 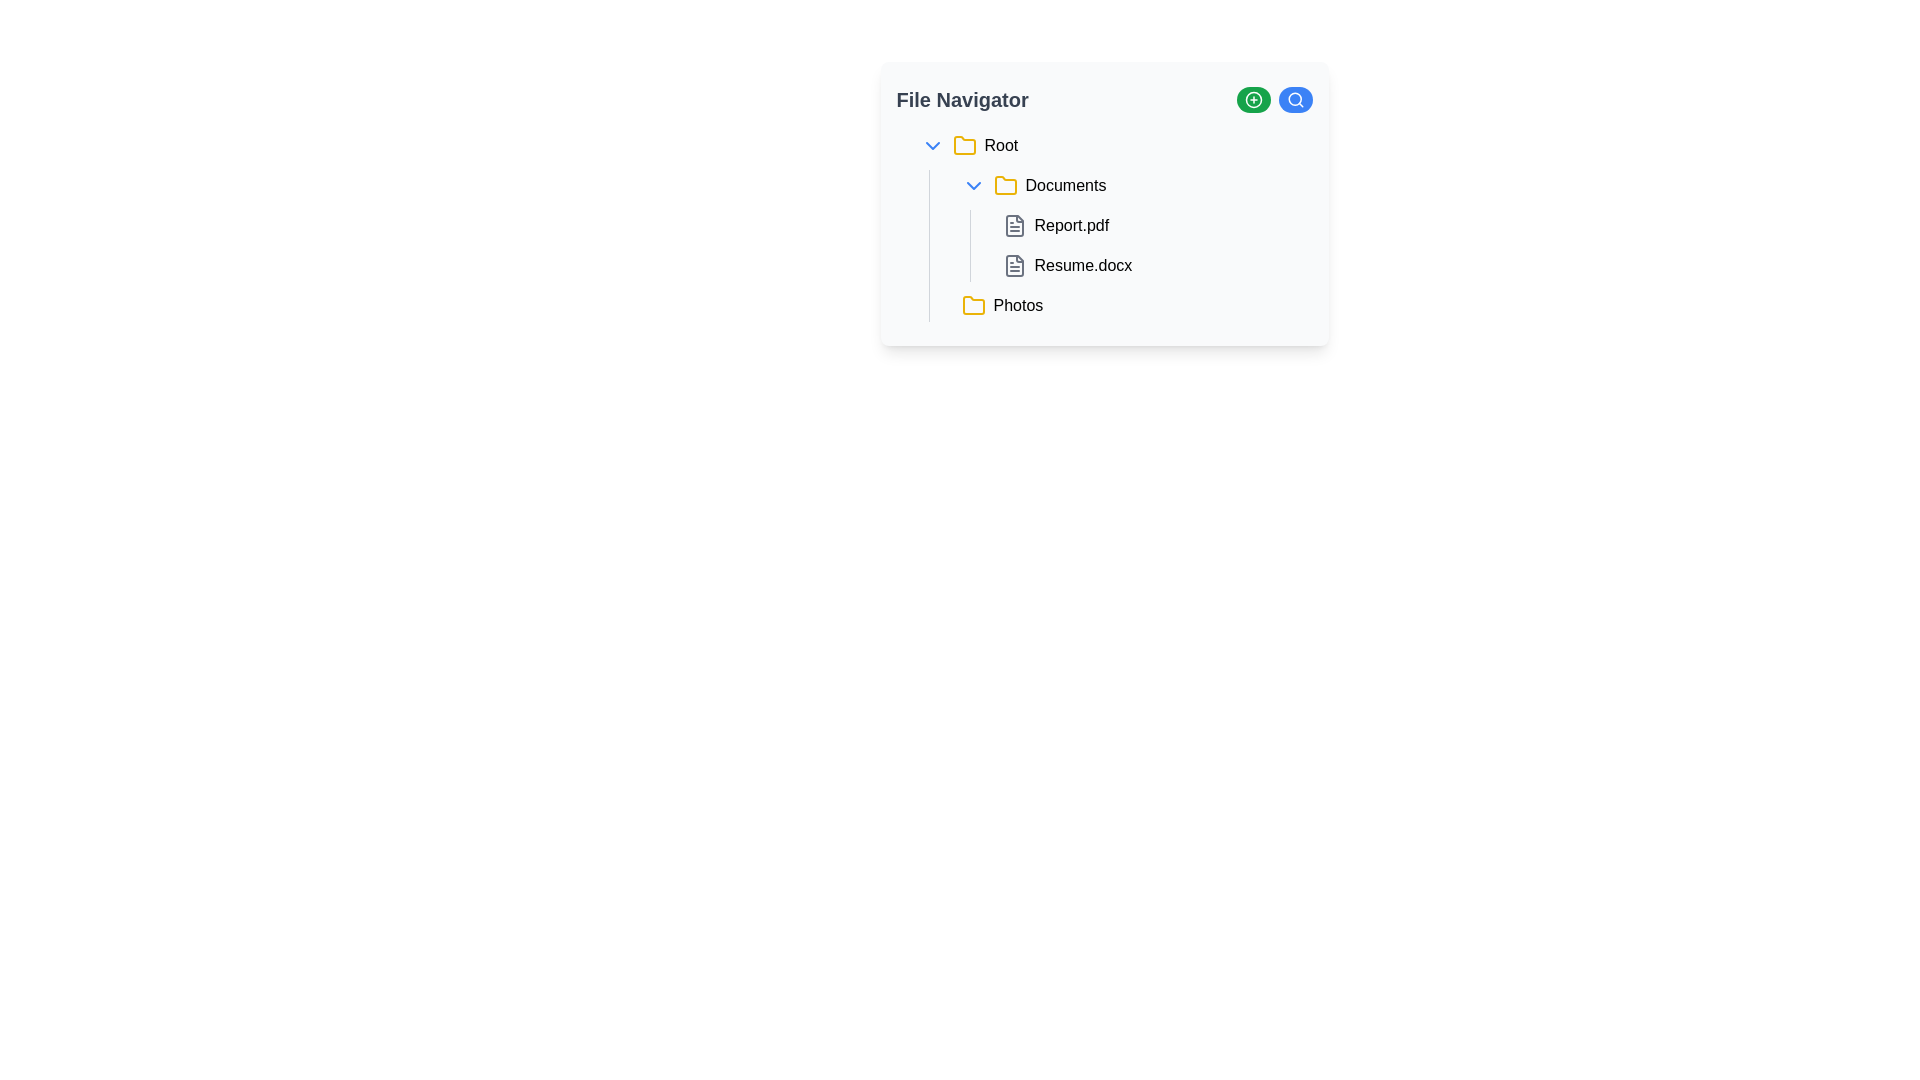 What do you see at coordinates (1295, 100) in the screenshot?
I see `the magnifying glass icon button with a blue circular background in the top-right corner of the 'File Navigator' panel to initiate a search` at bounding box center [1295, 100].